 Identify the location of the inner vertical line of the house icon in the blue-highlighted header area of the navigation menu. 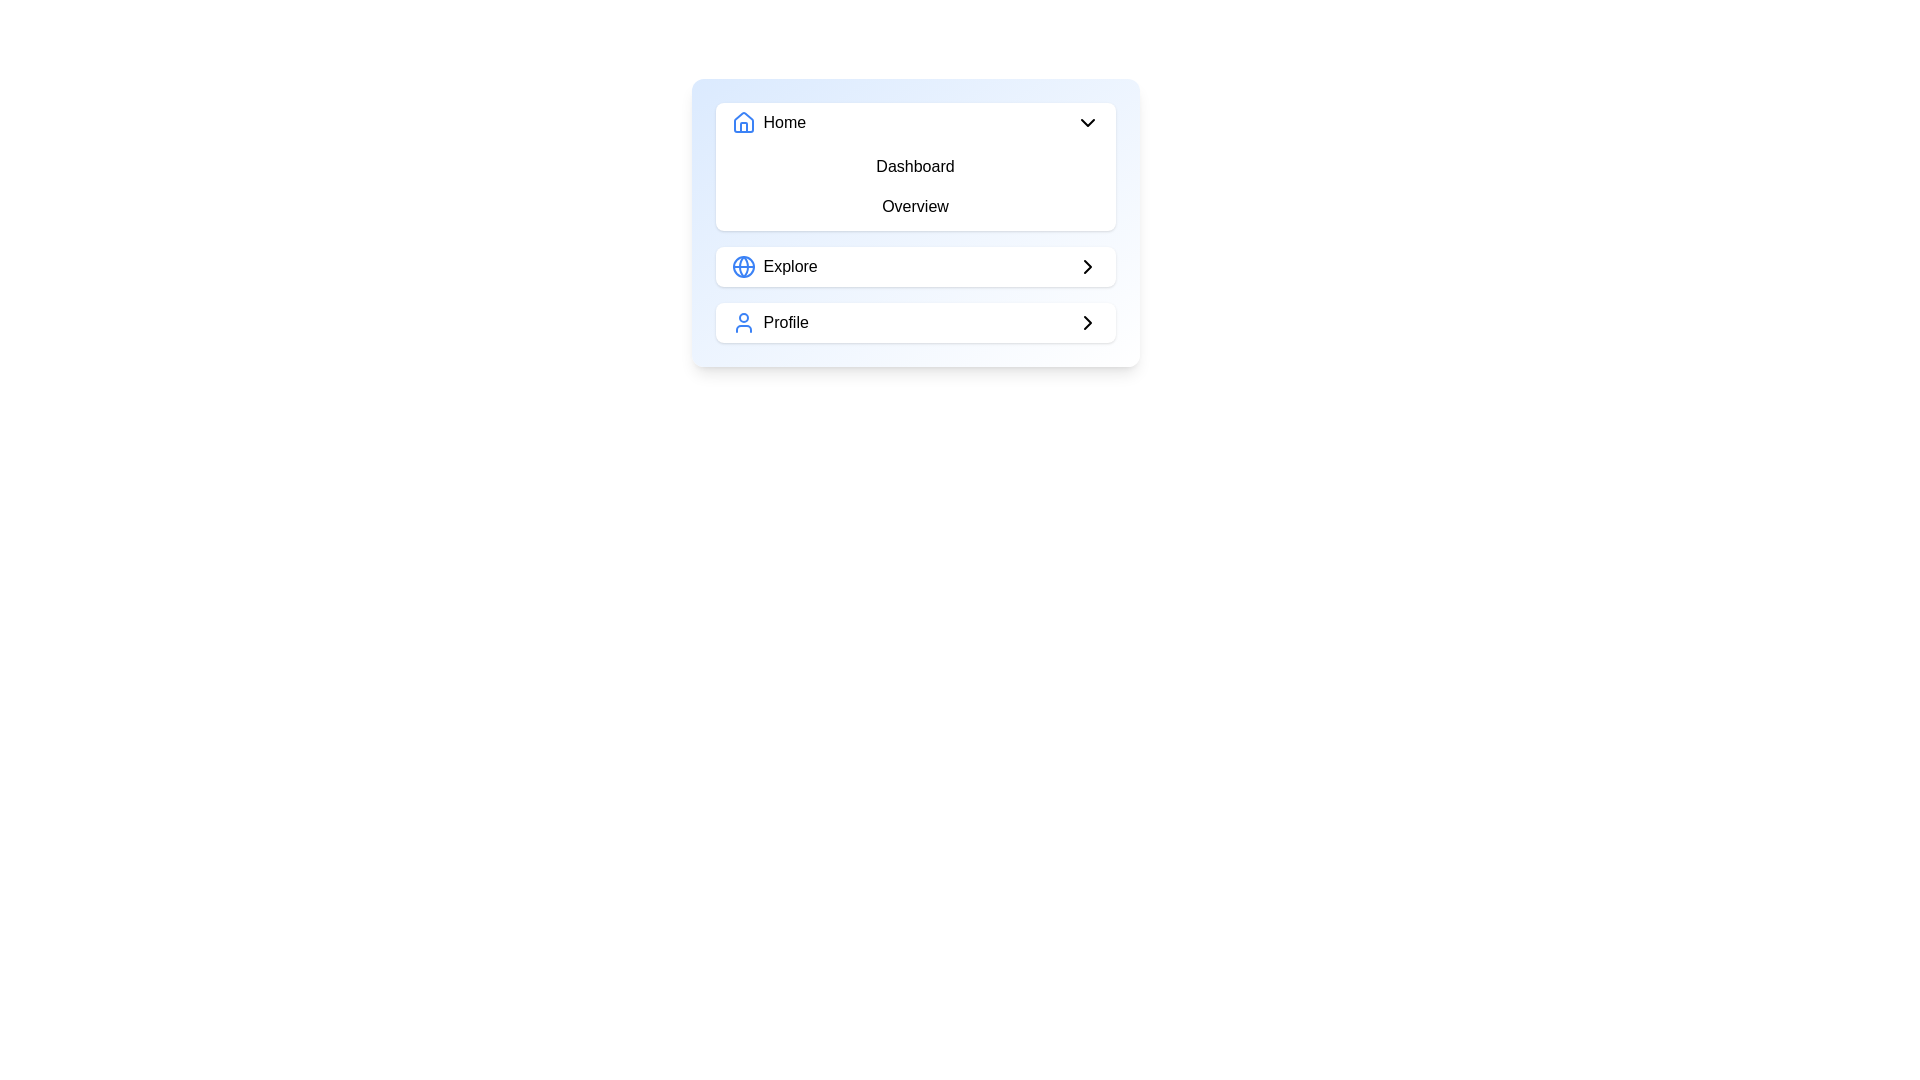
(742, 127).